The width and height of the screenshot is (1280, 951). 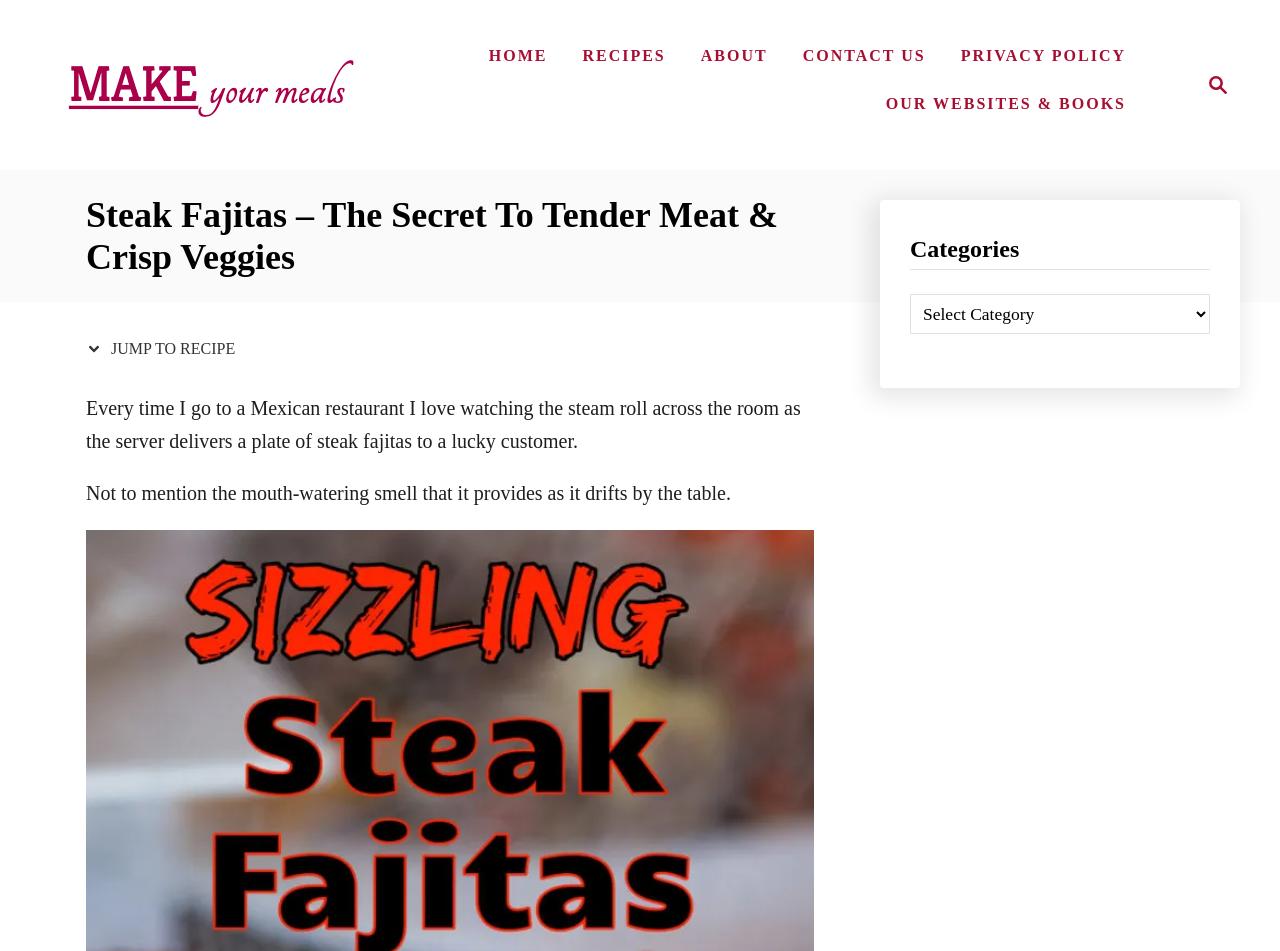 I want to click on 'Privacy Policy', so click(x=1041, y=54).